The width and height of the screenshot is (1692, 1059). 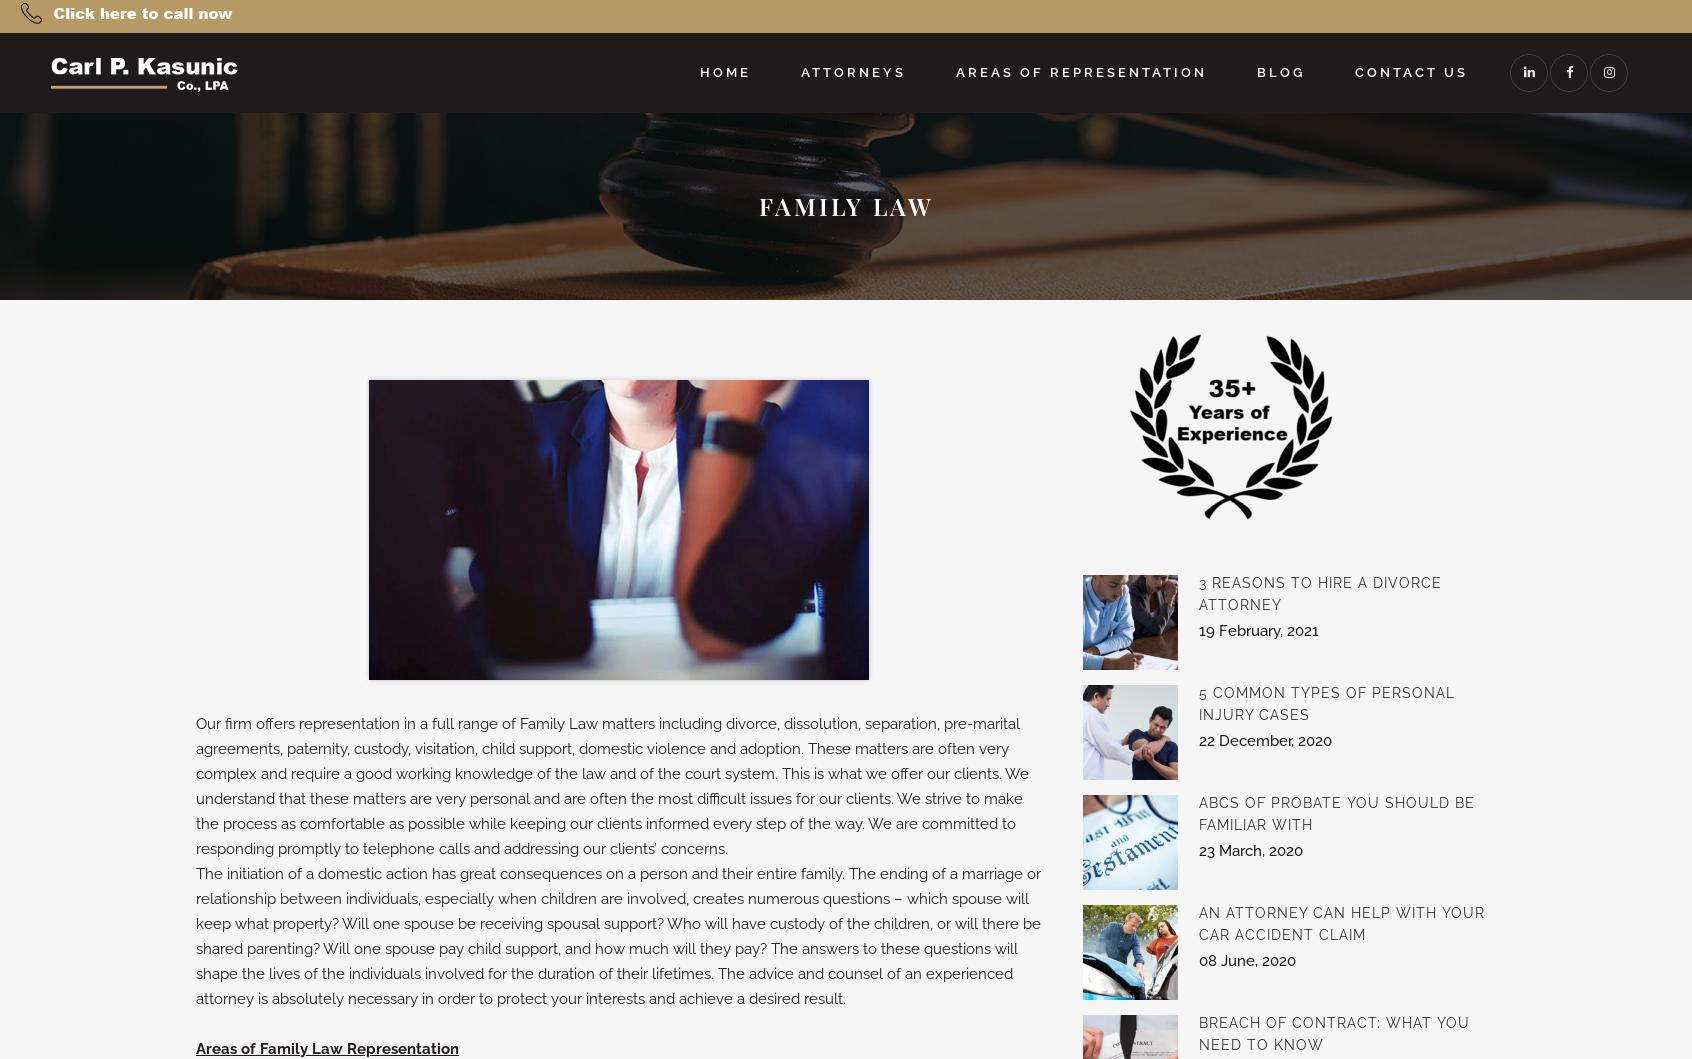 I want to click on 'ABCs of Probate You Should Be Familiar With', so click(x=1196, y=812).